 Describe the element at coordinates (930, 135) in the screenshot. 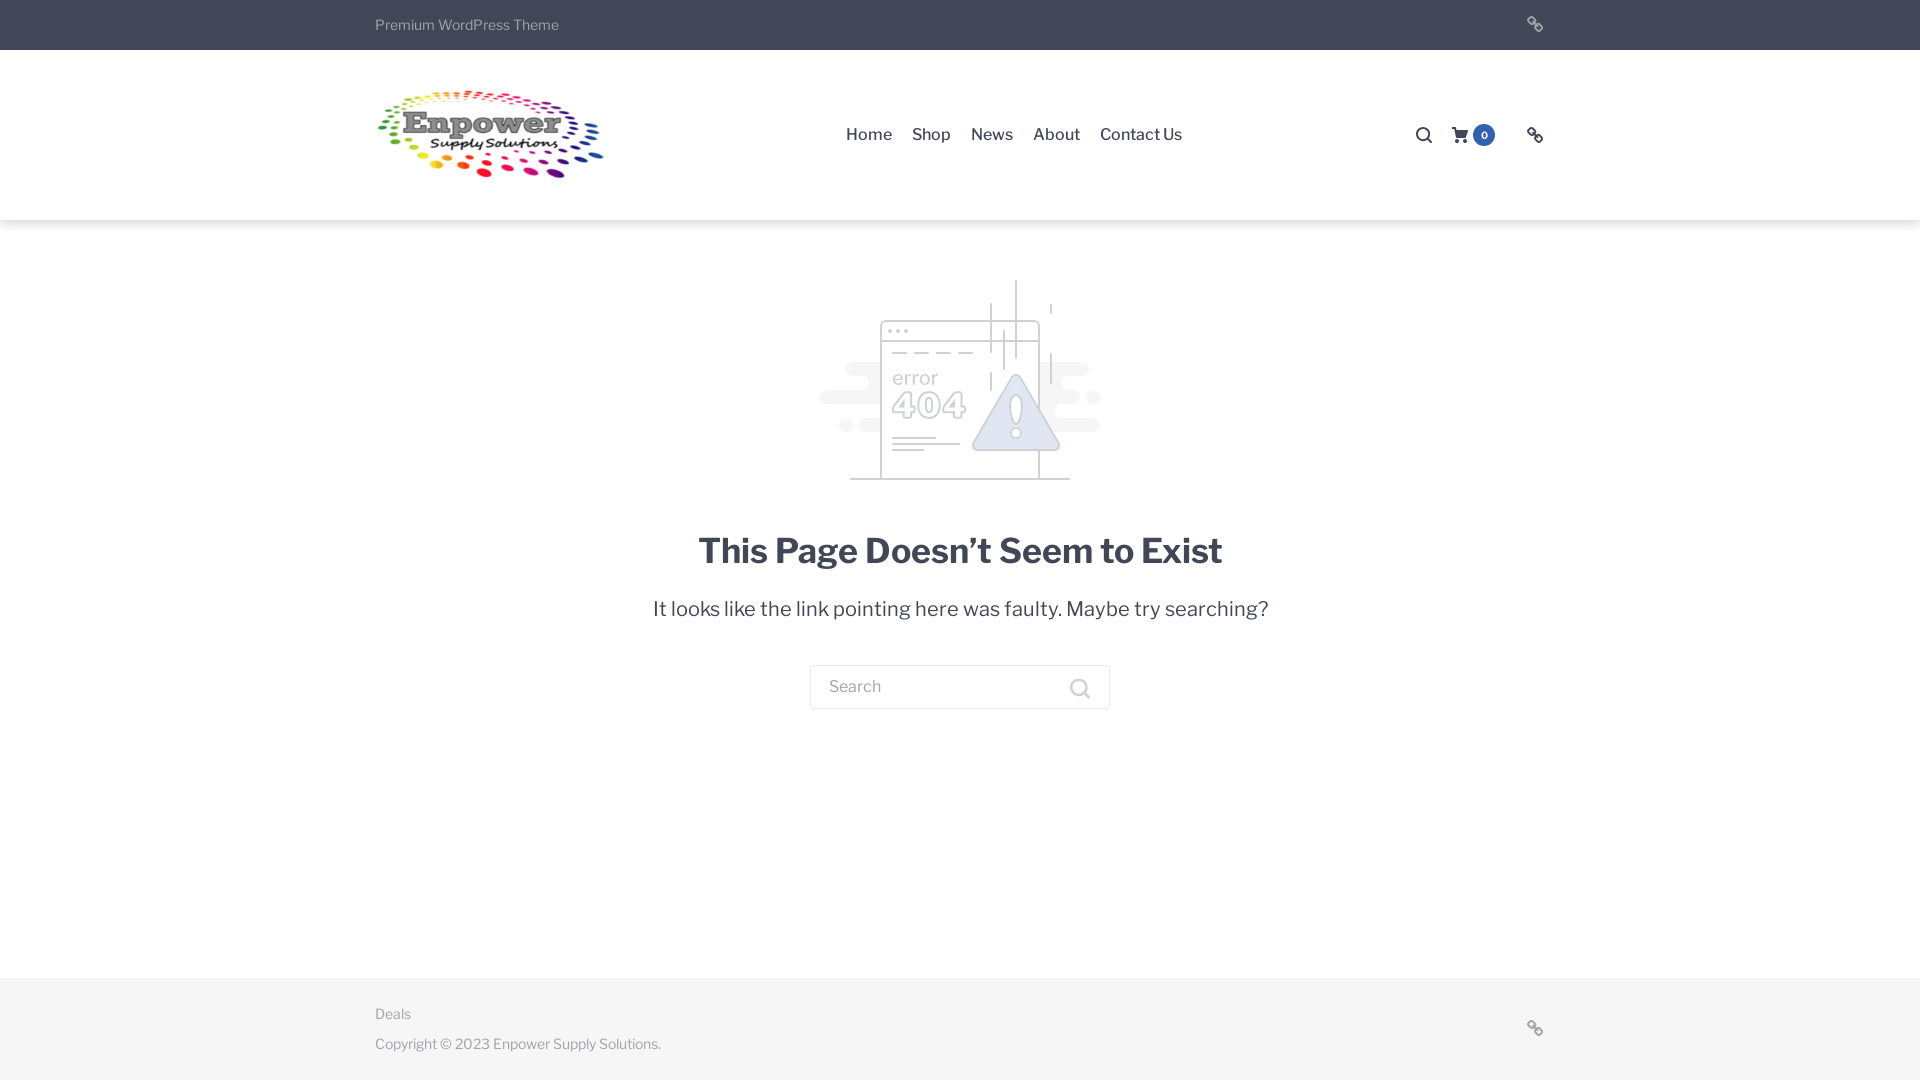

I see `'Shop'` at that location.